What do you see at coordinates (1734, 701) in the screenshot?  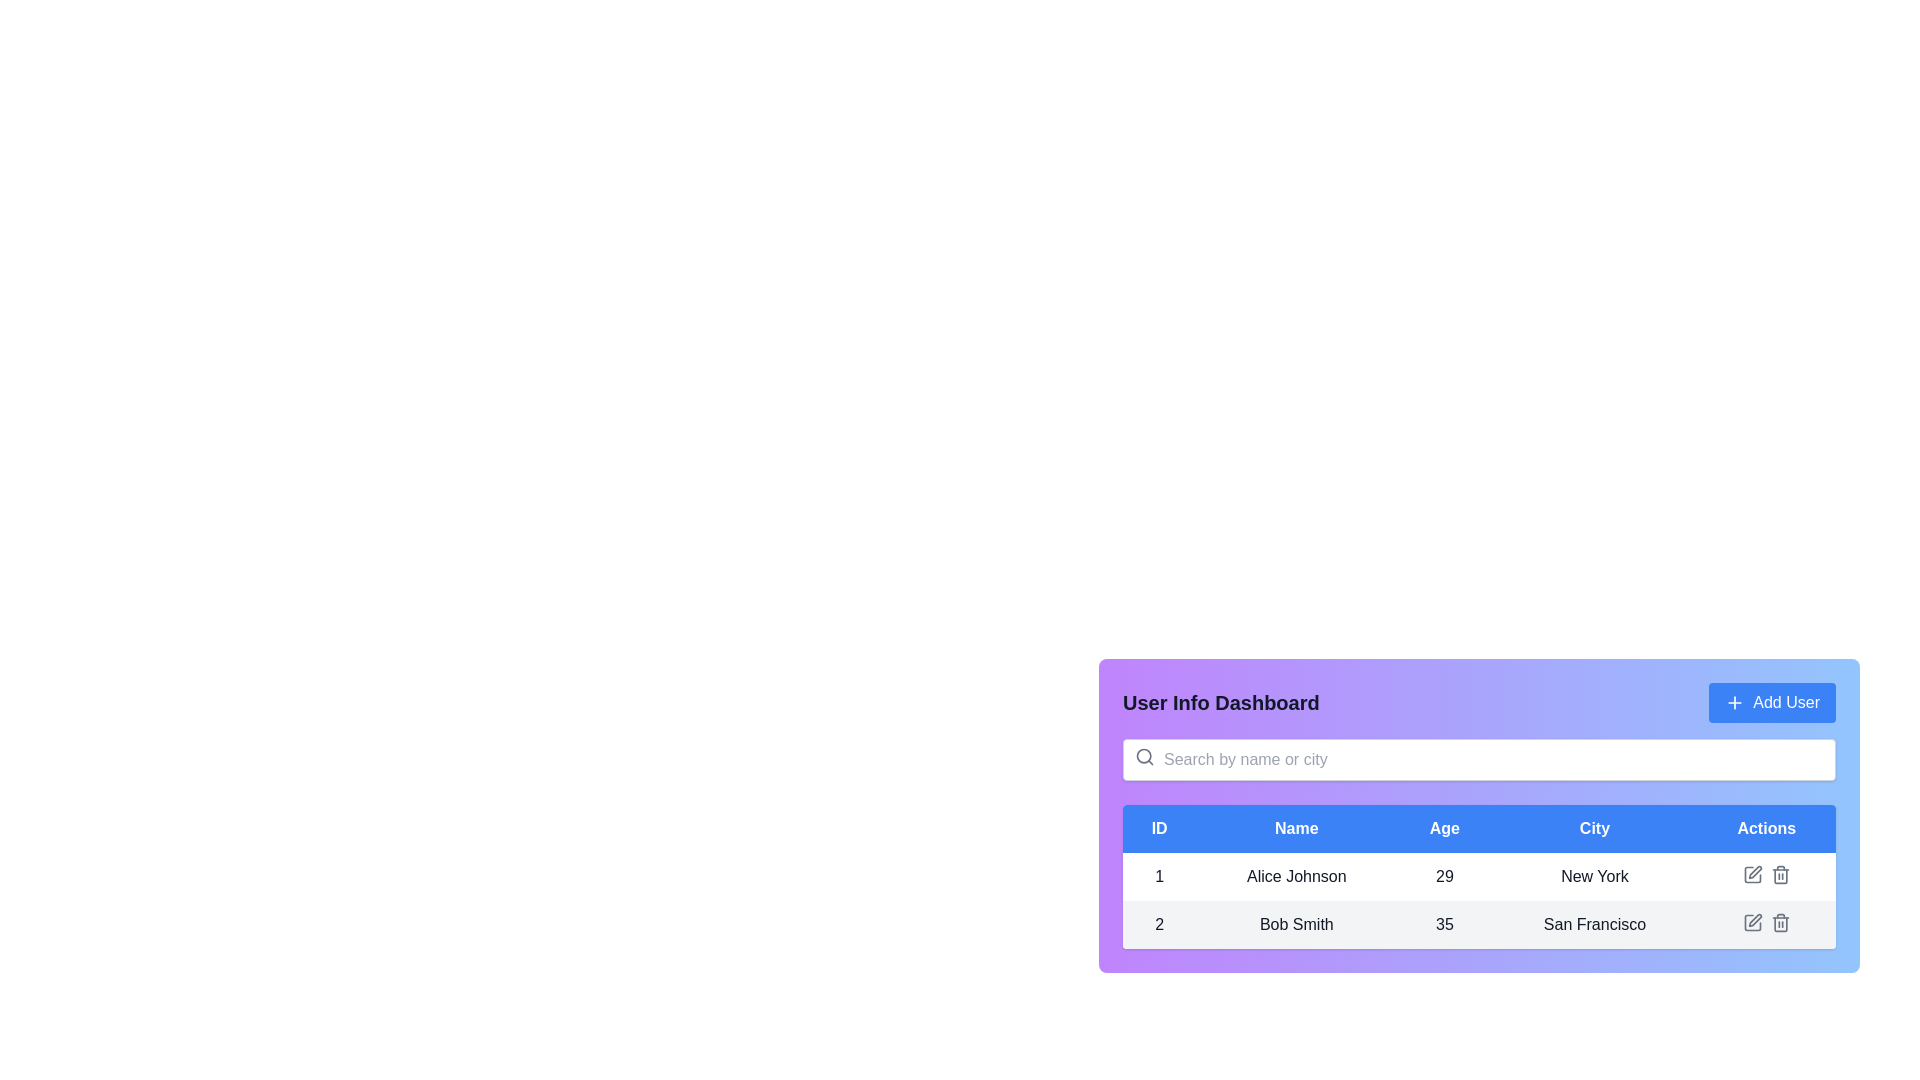 I see `the plus icon inside the 'Add User' button, which is styled with white text on a blue background and located in the upper-right corner of the interface` at bounding box center [1734, 701].